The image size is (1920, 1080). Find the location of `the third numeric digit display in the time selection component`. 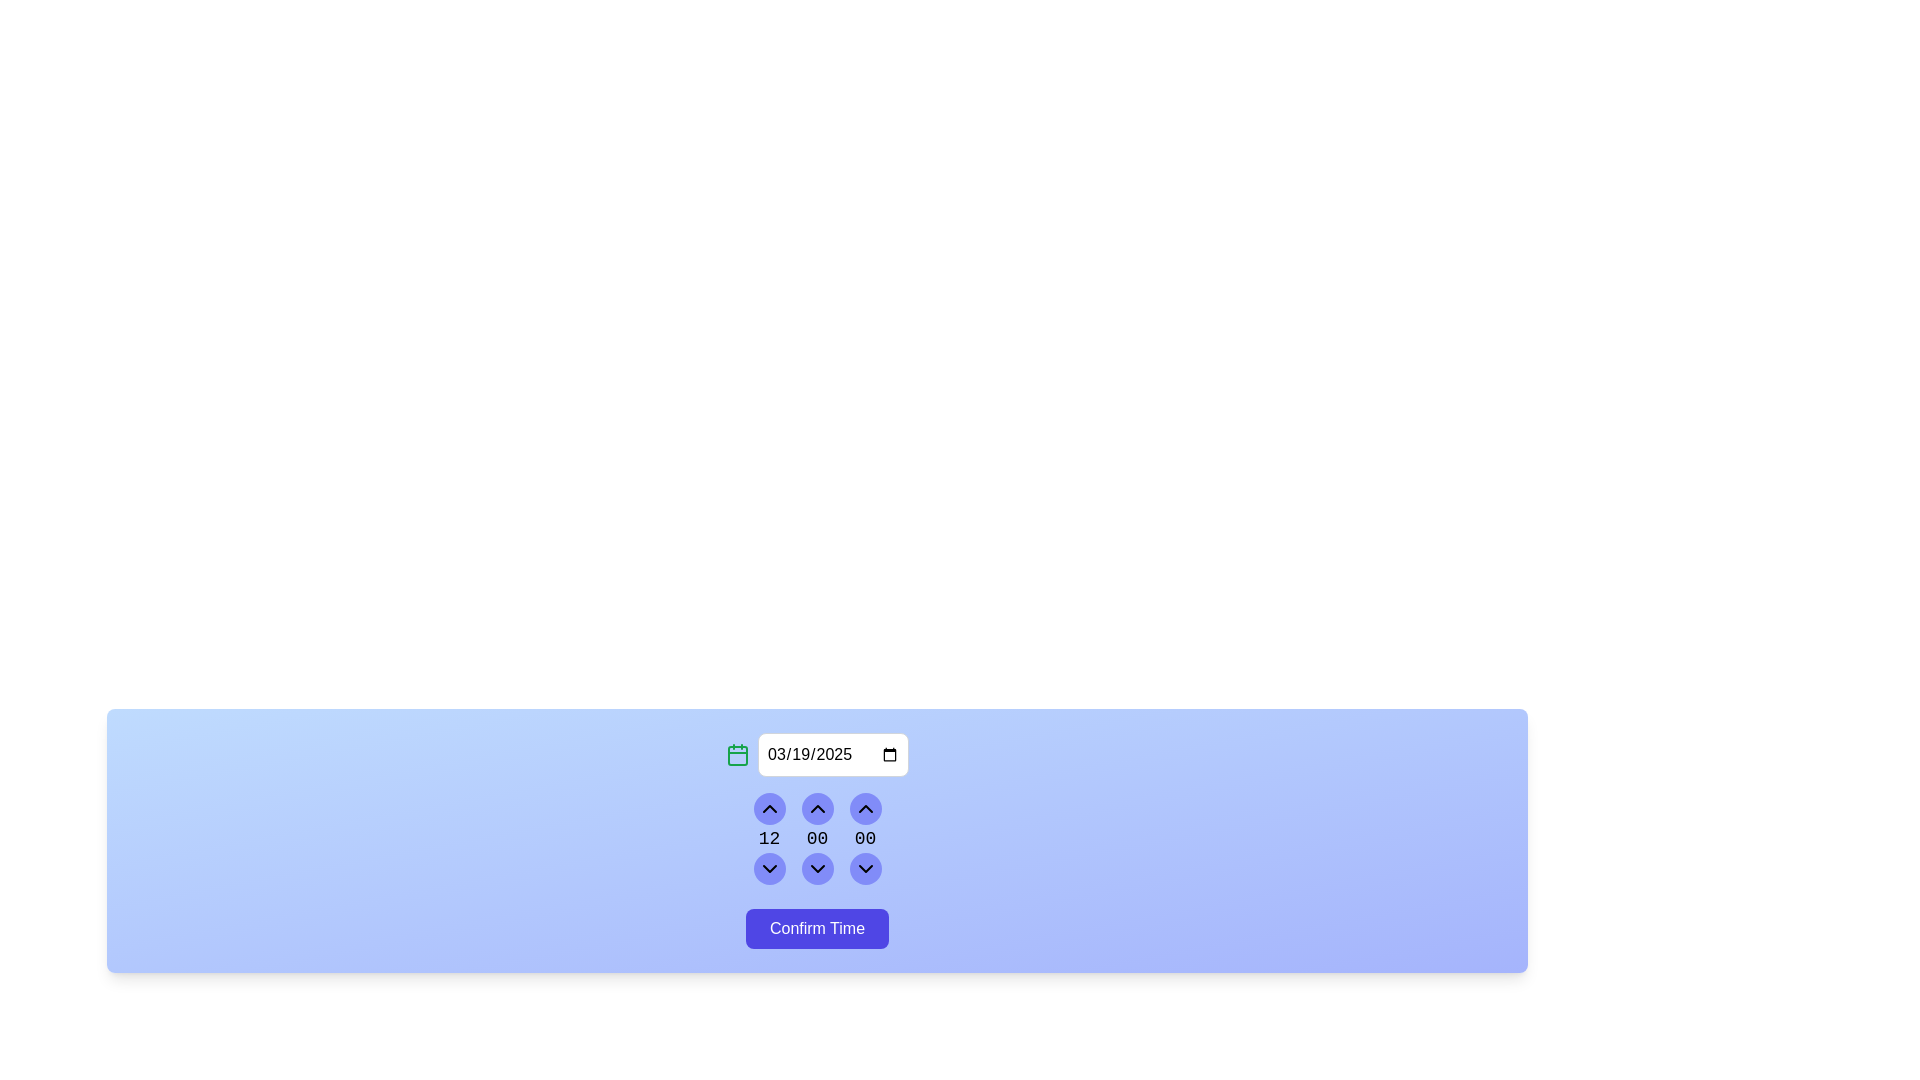

the third numeric digit display in the time selection component is located at coordinates (865, 839).